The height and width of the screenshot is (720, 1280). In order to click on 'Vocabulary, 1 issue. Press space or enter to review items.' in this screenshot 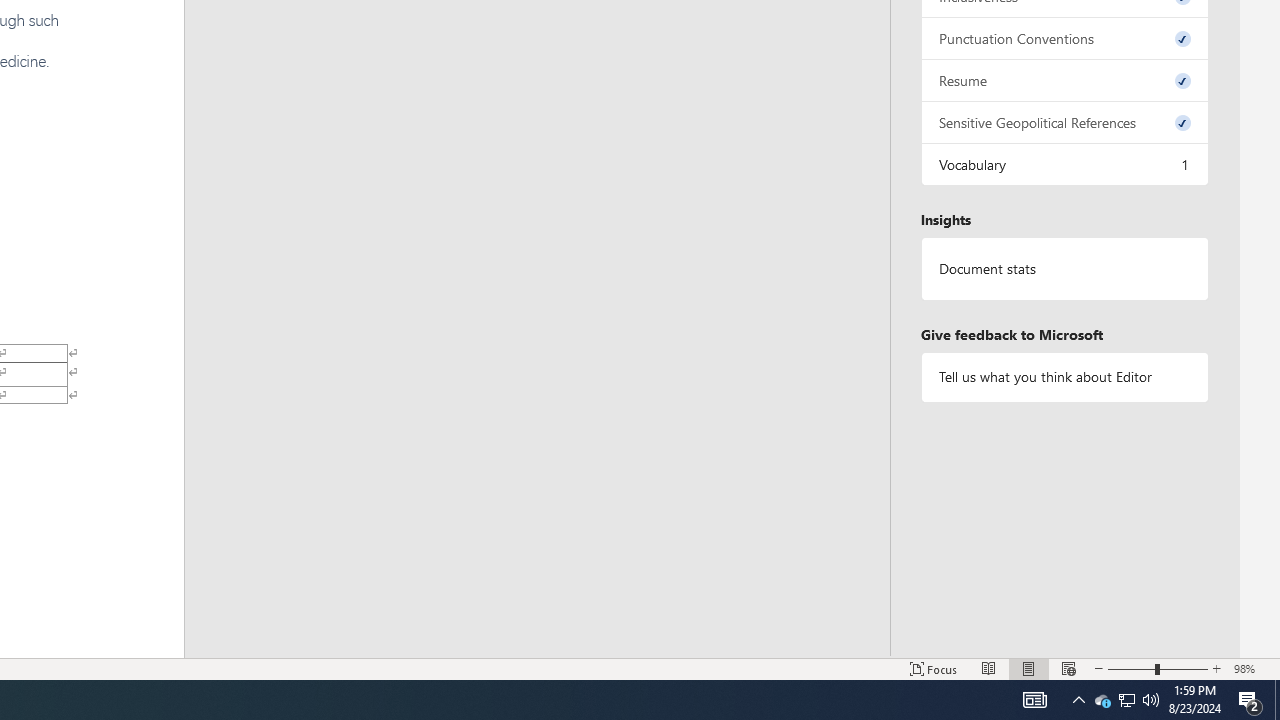, I will do `click(1063, 163)`.